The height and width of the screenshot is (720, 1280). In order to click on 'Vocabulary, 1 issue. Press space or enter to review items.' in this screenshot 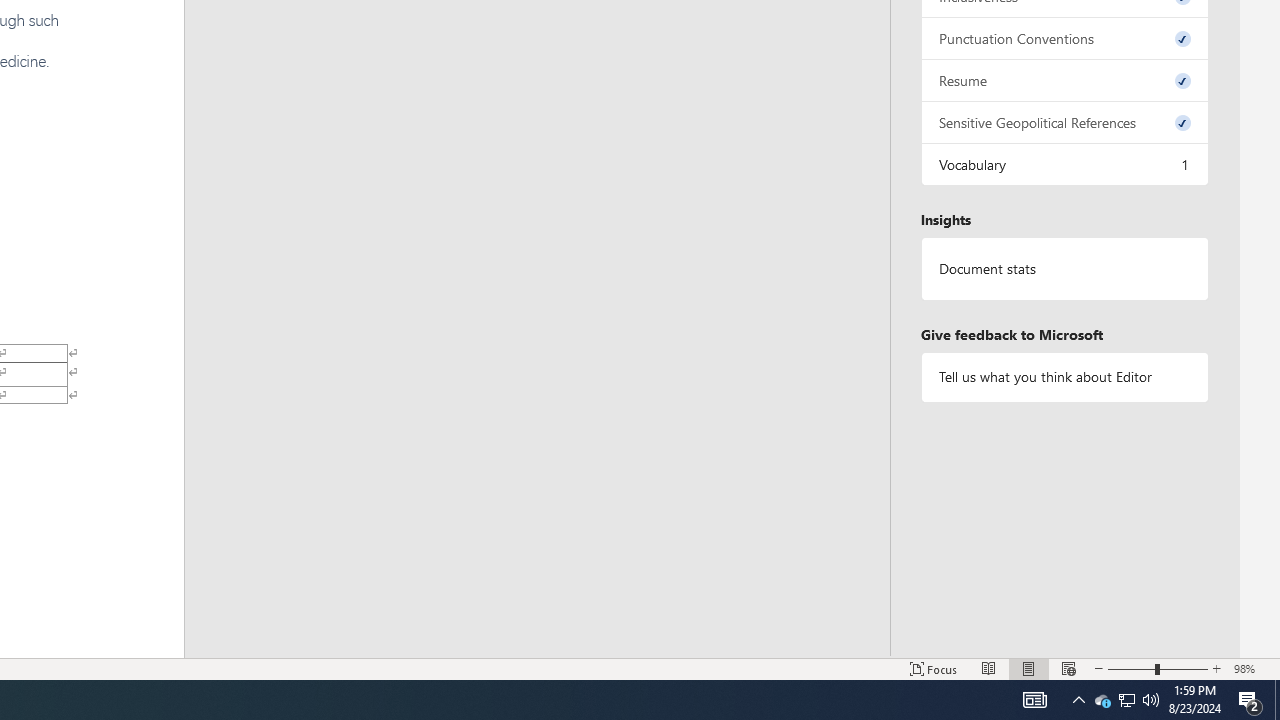, I will do `click(1063, 163)`.